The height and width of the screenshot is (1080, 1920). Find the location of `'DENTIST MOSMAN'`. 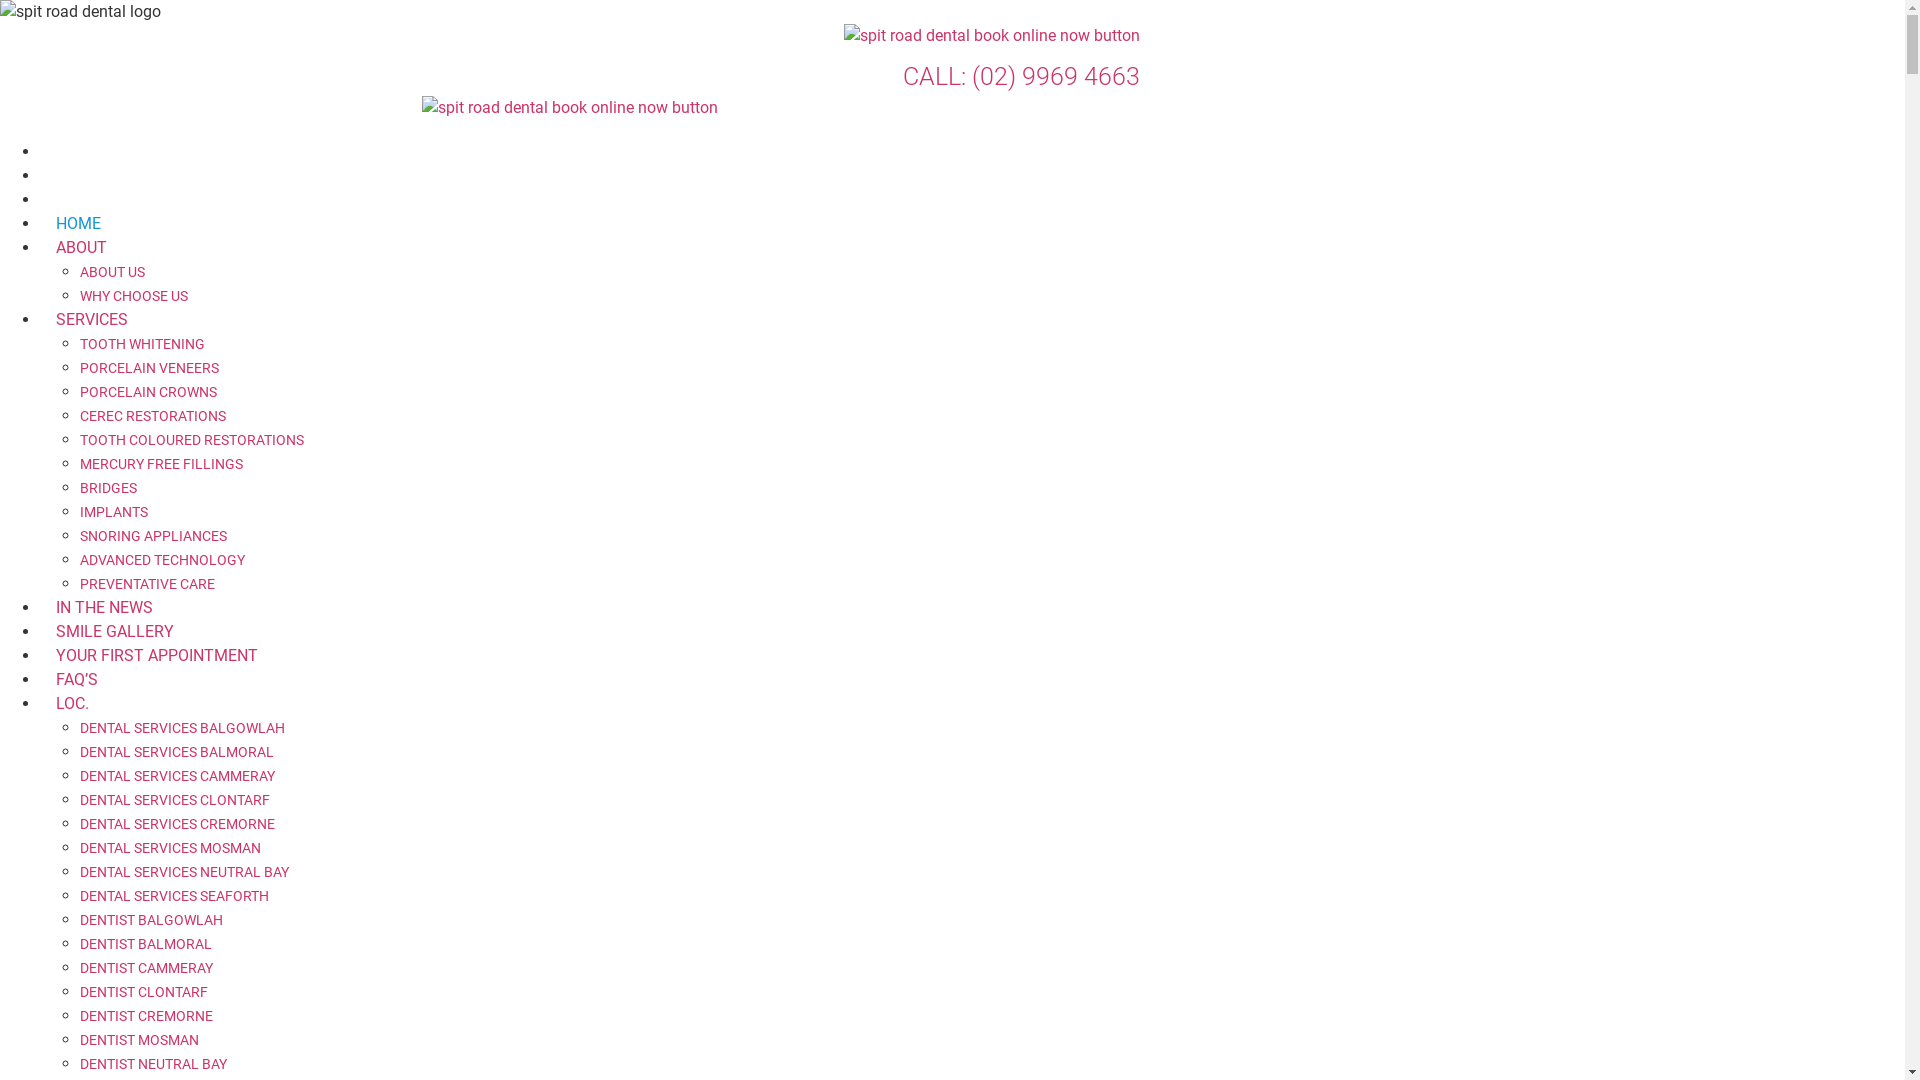

'DENTIST MOSMAN' is located at coordinates (80, 1039).